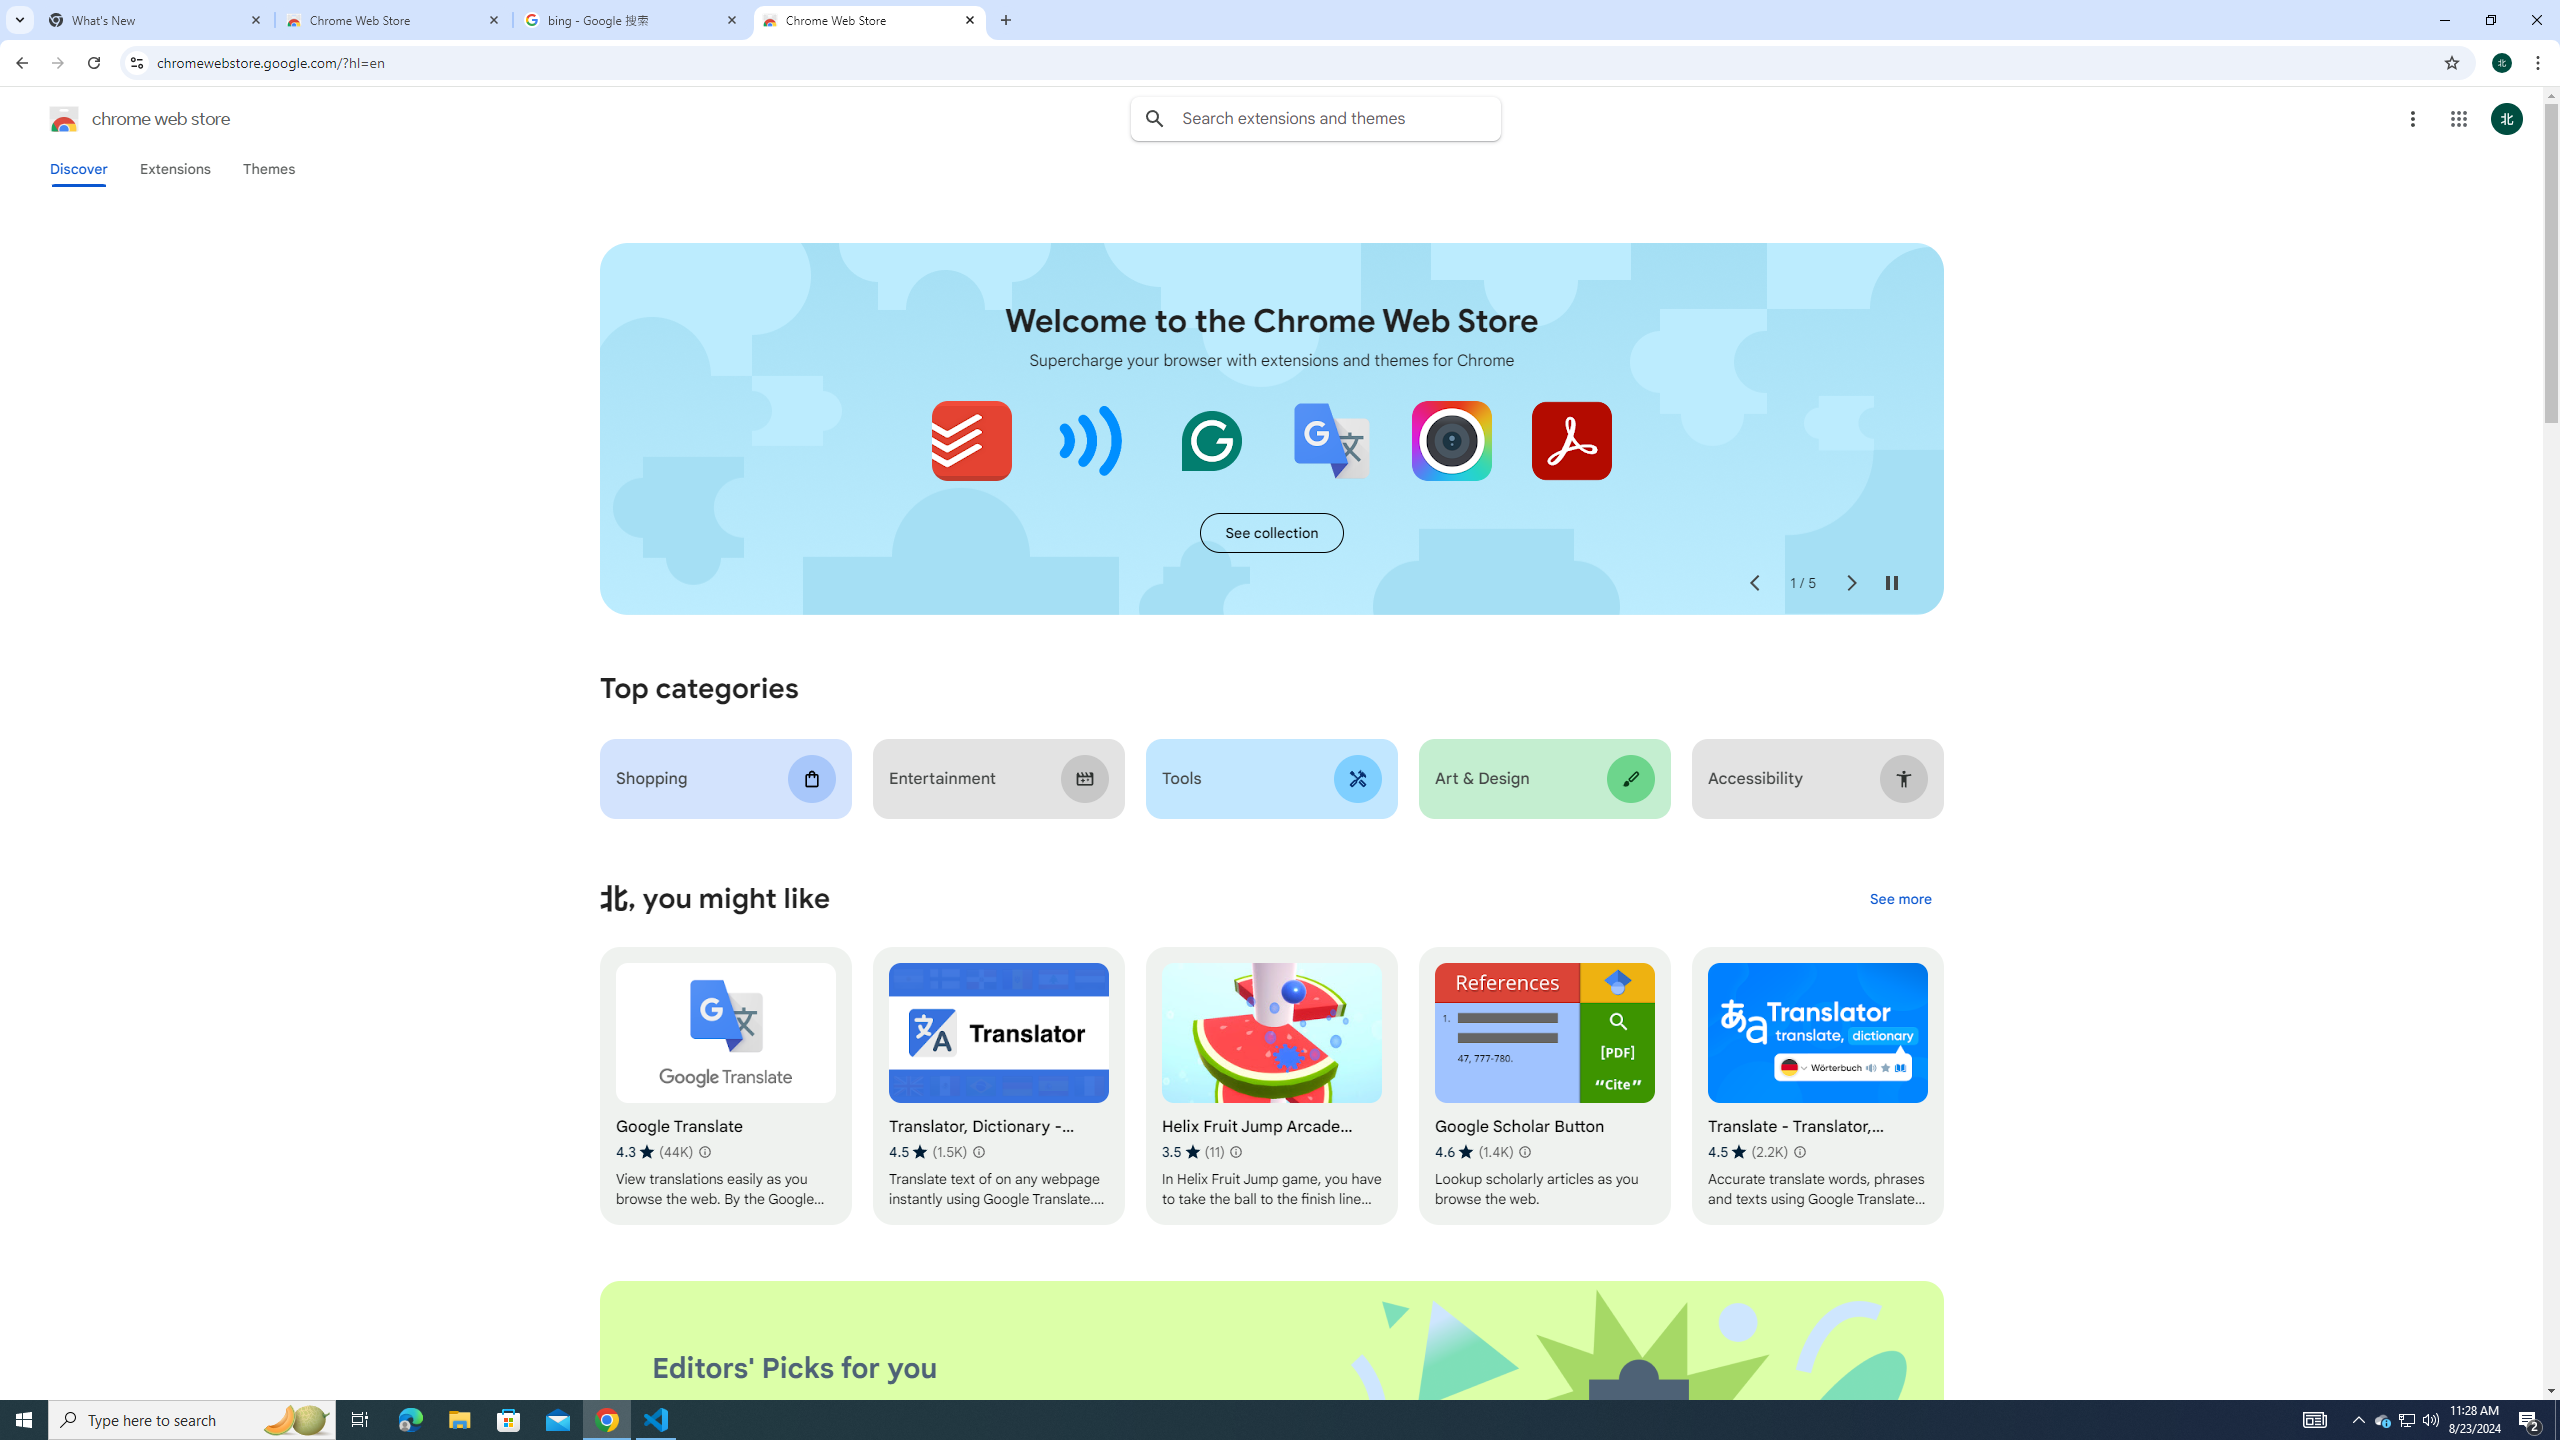 This screenshot has height=1440, width=2560. Describe the element at coordinates (118, 118) in the screenshot. I see `'Chrome Web Store logo chrome web store'` at that location.